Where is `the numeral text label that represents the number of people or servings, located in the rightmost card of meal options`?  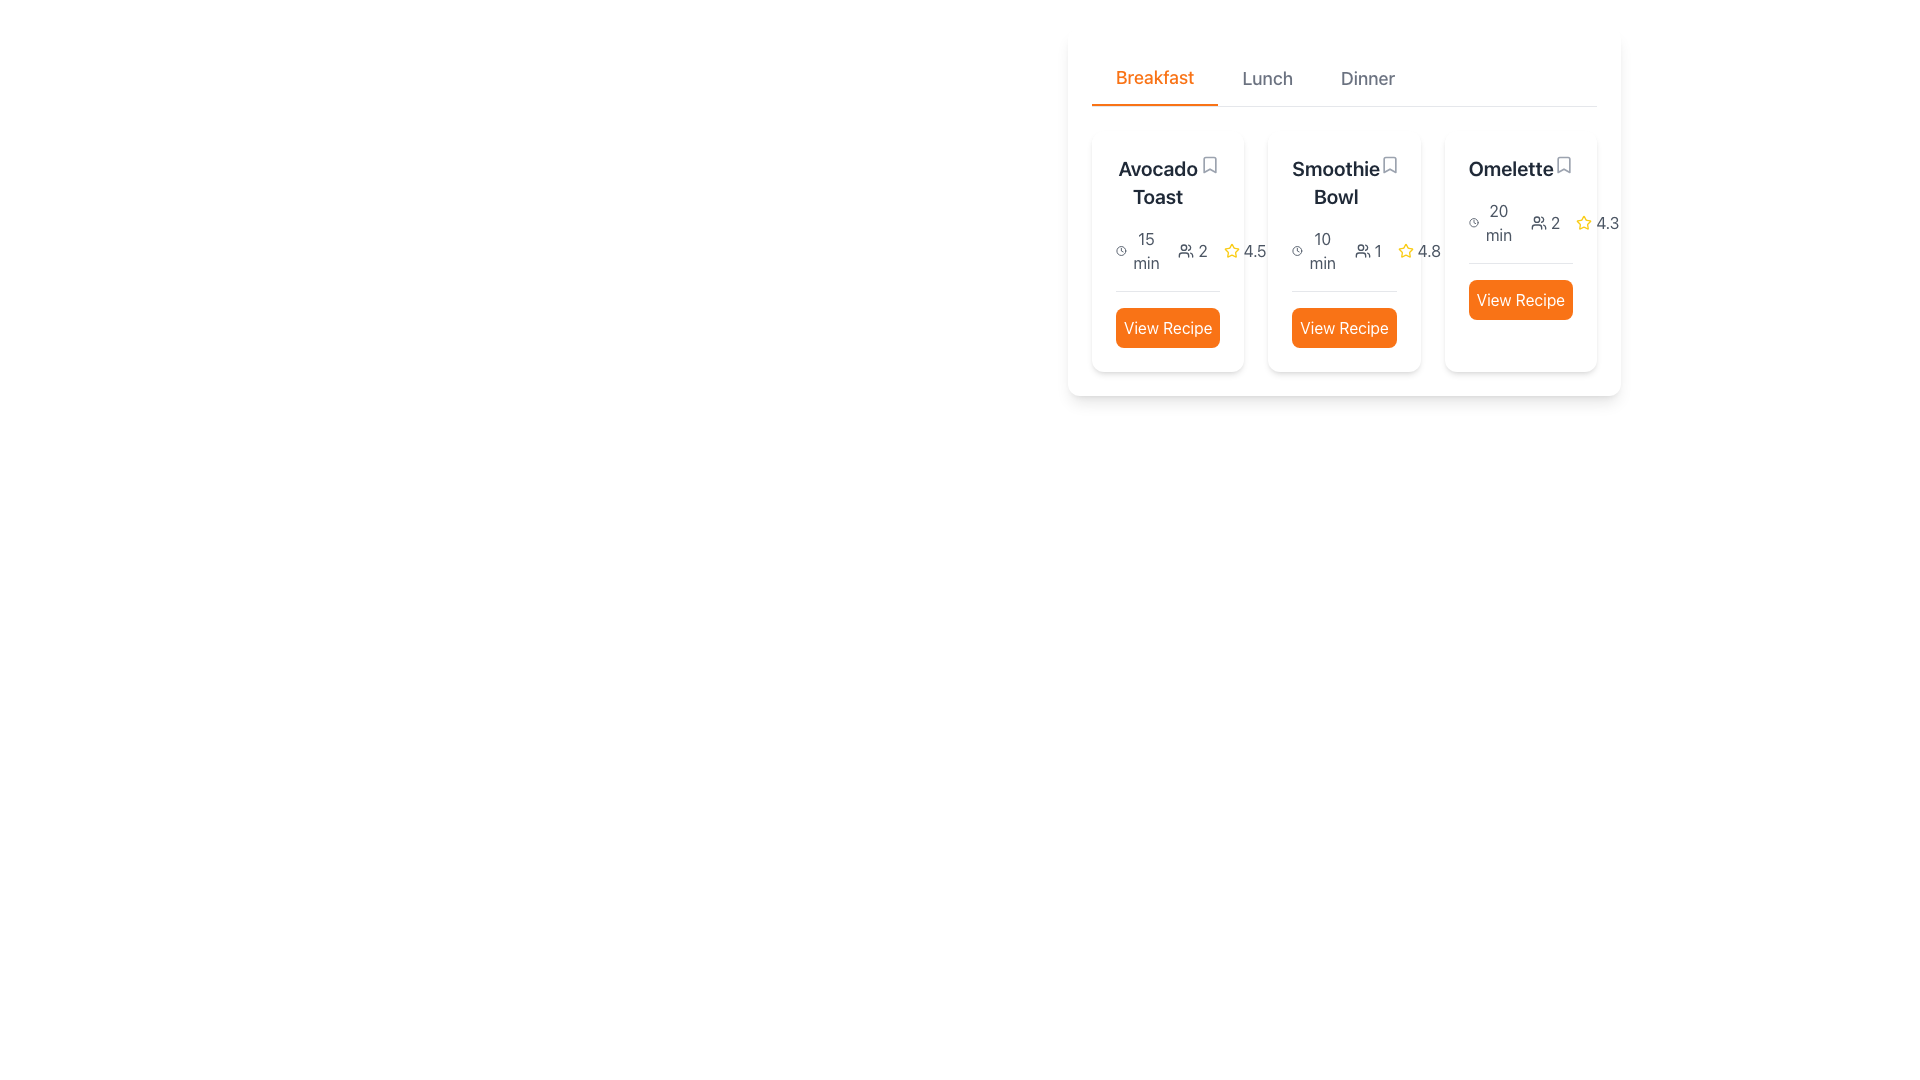
the numeral text label that represents the number of people or servings, located in the rightmost card of meal options is located at coordinates (1554, 223).